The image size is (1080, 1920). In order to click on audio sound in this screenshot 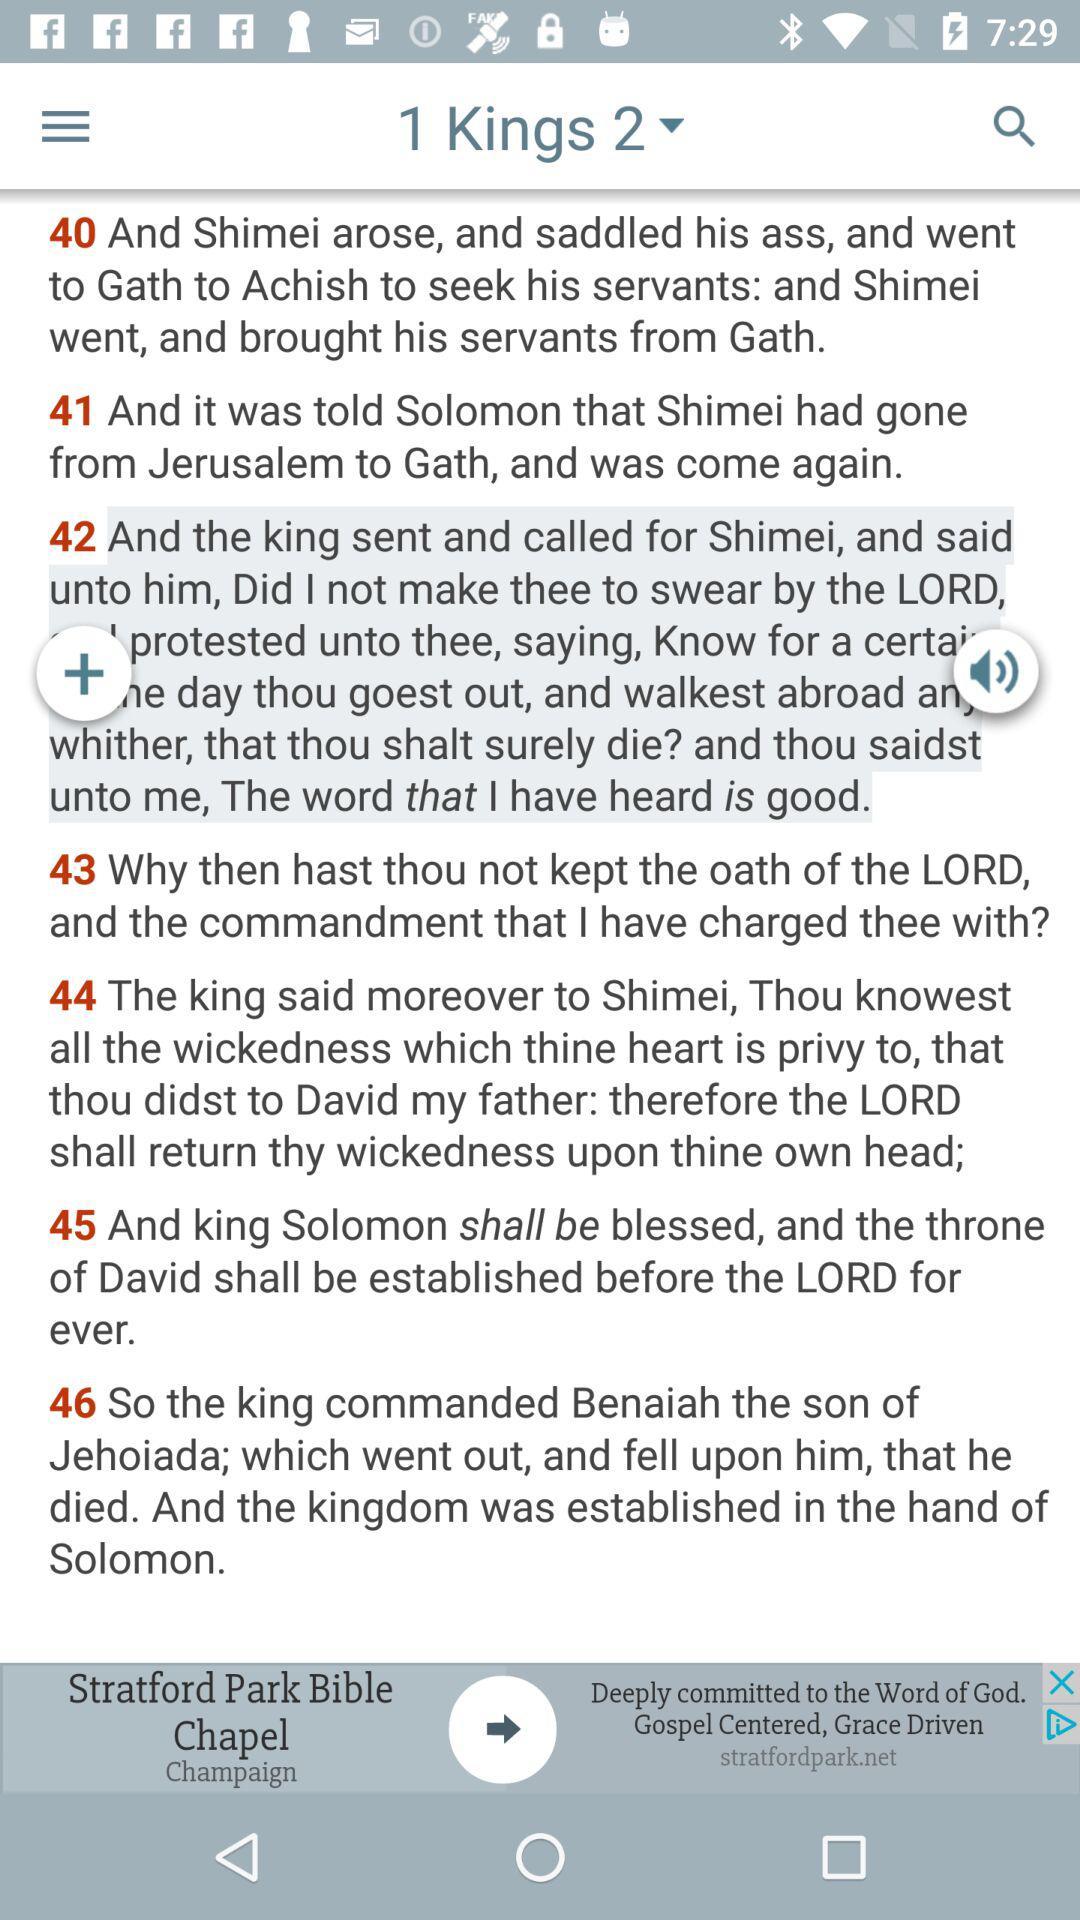, I will do `click(995, 677)`.